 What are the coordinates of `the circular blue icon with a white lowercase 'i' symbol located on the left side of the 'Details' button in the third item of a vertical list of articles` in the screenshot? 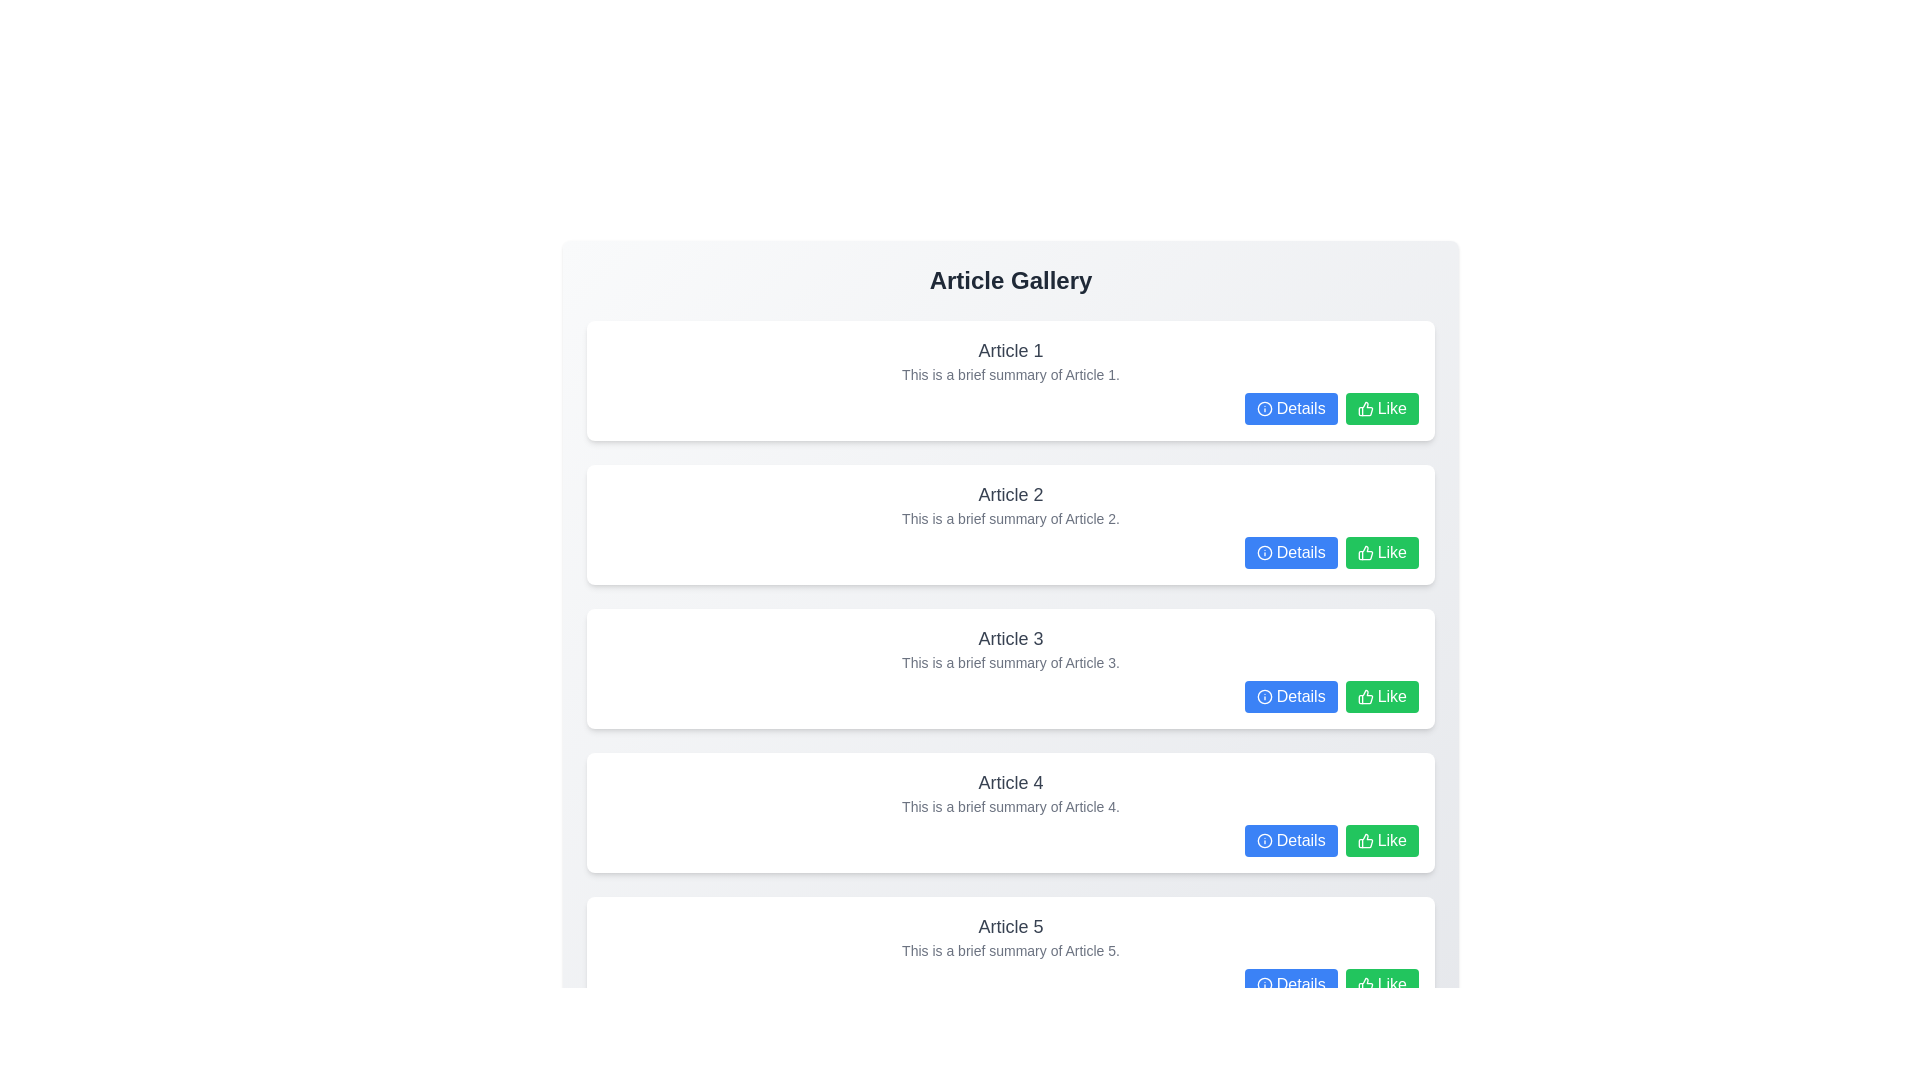 It's located at (1263, 696).